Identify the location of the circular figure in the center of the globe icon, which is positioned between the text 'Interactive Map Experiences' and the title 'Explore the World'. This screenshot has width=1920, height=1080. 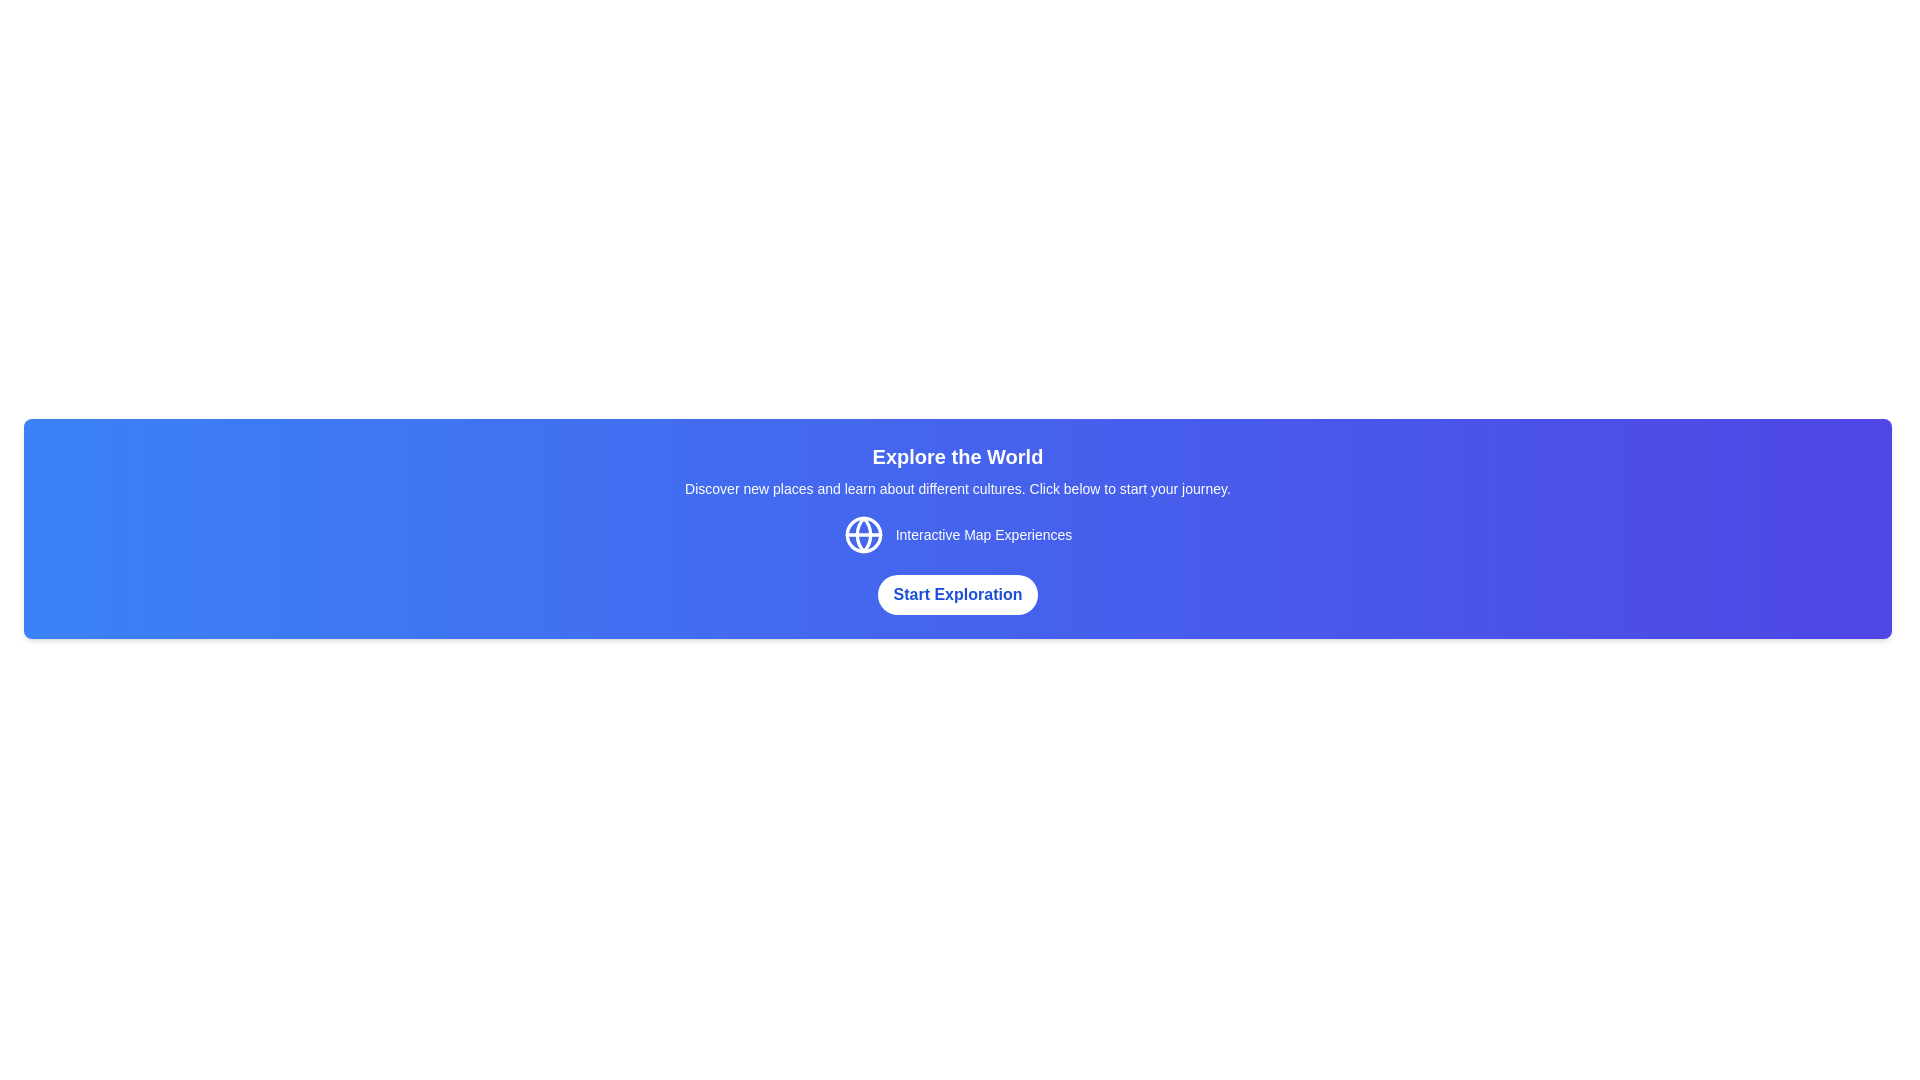
(863, 534).